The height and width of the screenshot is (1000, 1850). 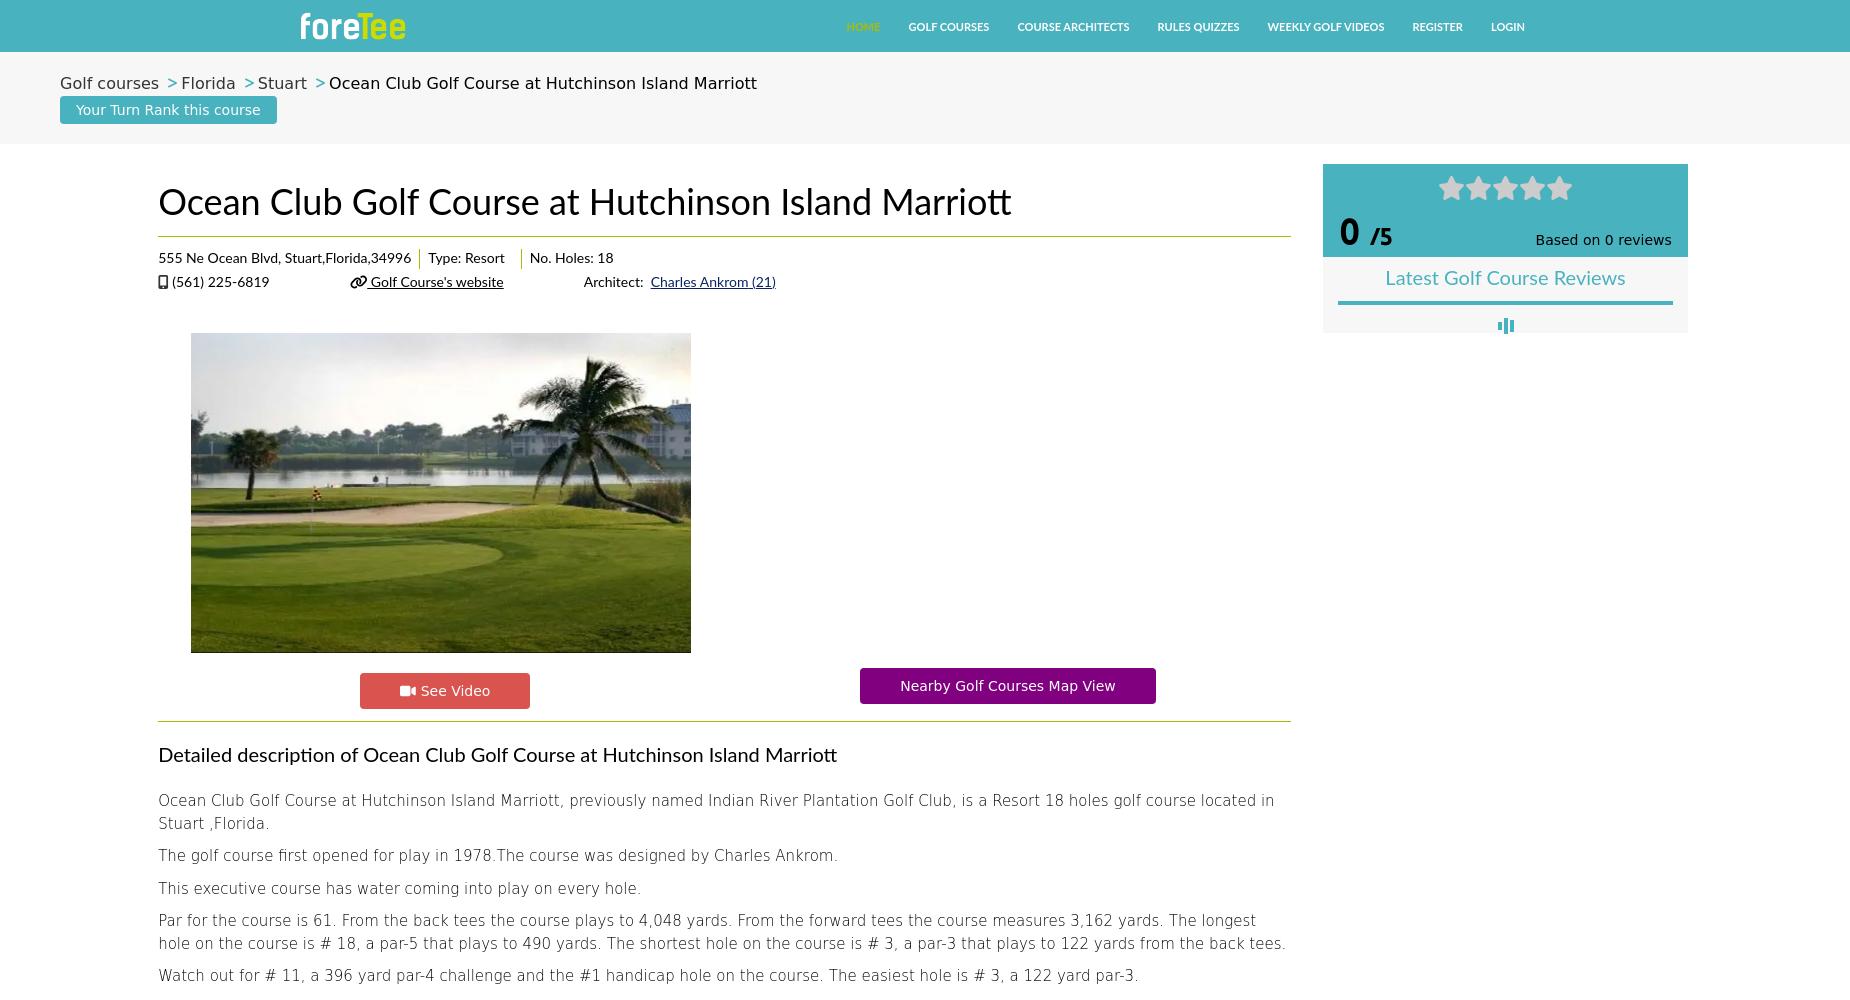 I want to click on 'Based on', so click(x=1569, y=239).